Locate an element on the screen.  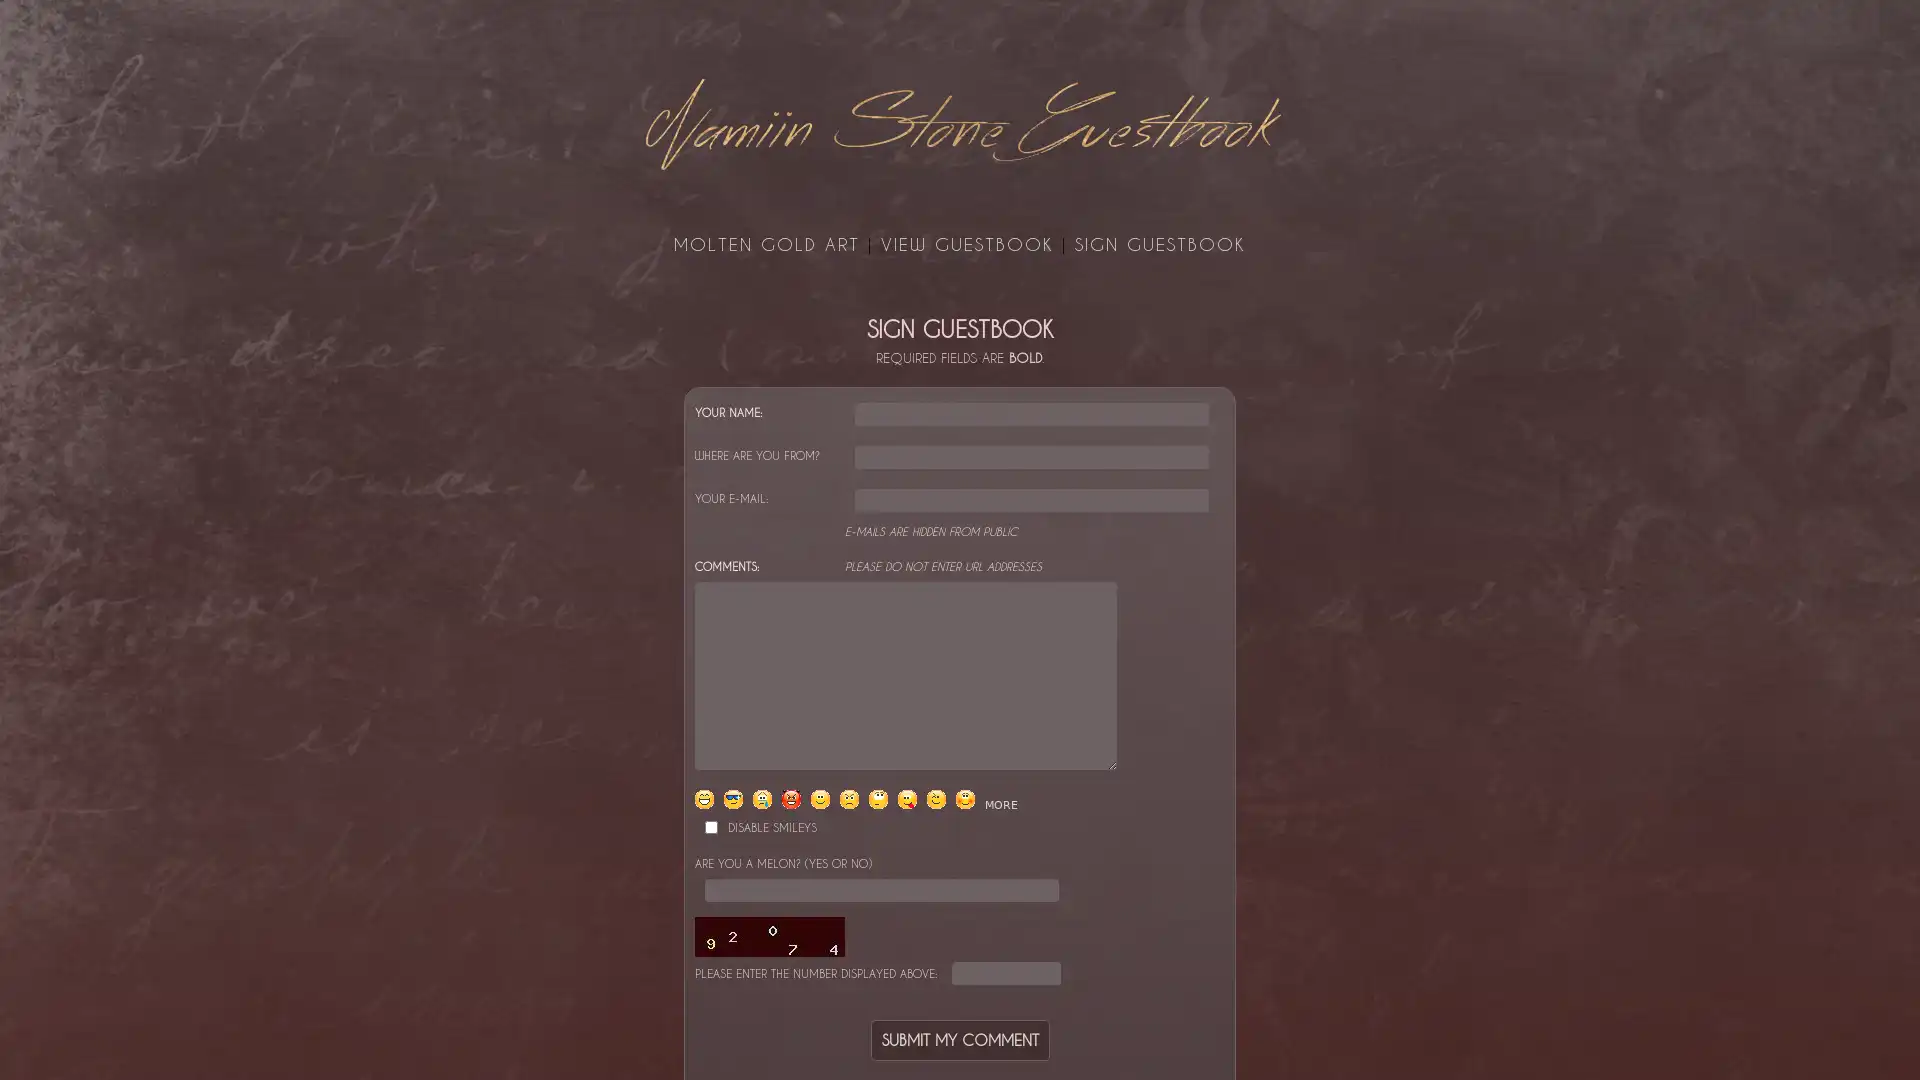
Submit My Comment is located at coordinates (958, 1038).